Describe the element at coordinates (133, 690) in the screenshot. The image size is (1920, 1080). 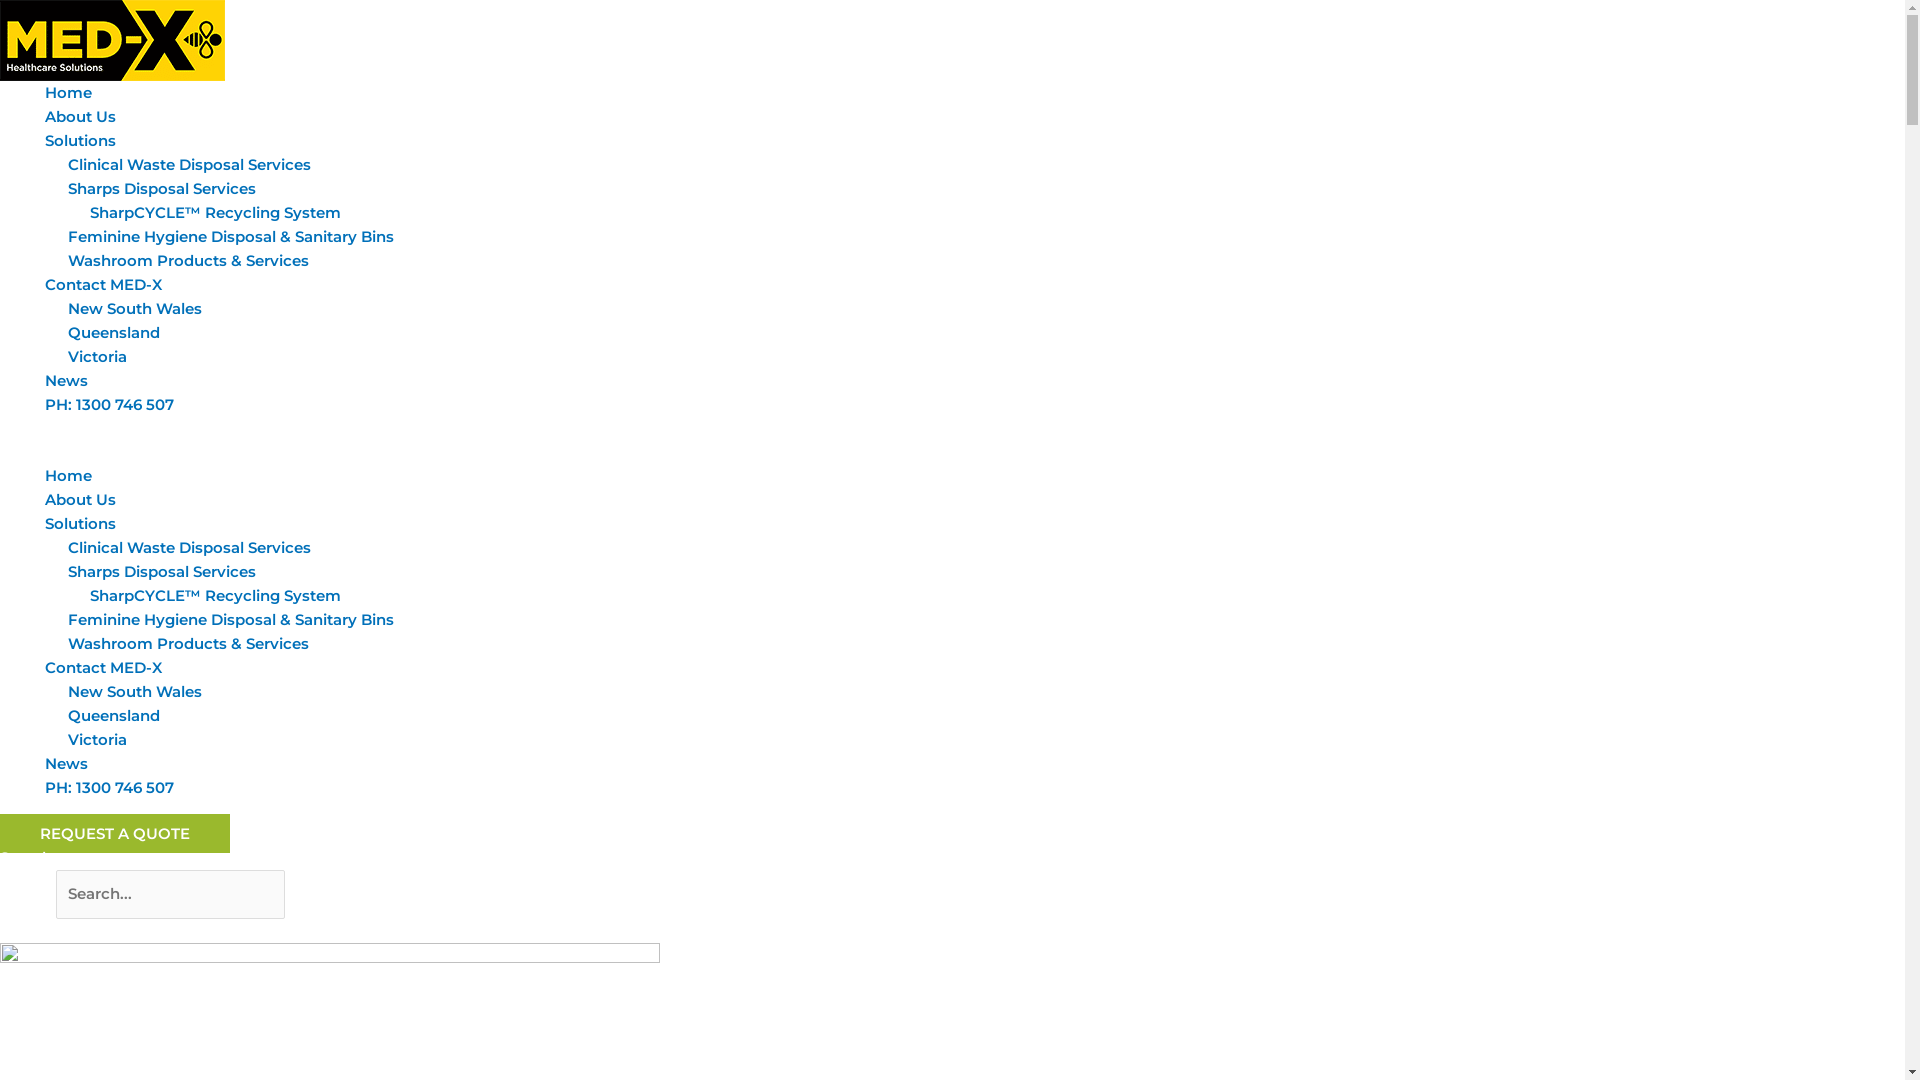
I see `'New South Wales'` at that location.